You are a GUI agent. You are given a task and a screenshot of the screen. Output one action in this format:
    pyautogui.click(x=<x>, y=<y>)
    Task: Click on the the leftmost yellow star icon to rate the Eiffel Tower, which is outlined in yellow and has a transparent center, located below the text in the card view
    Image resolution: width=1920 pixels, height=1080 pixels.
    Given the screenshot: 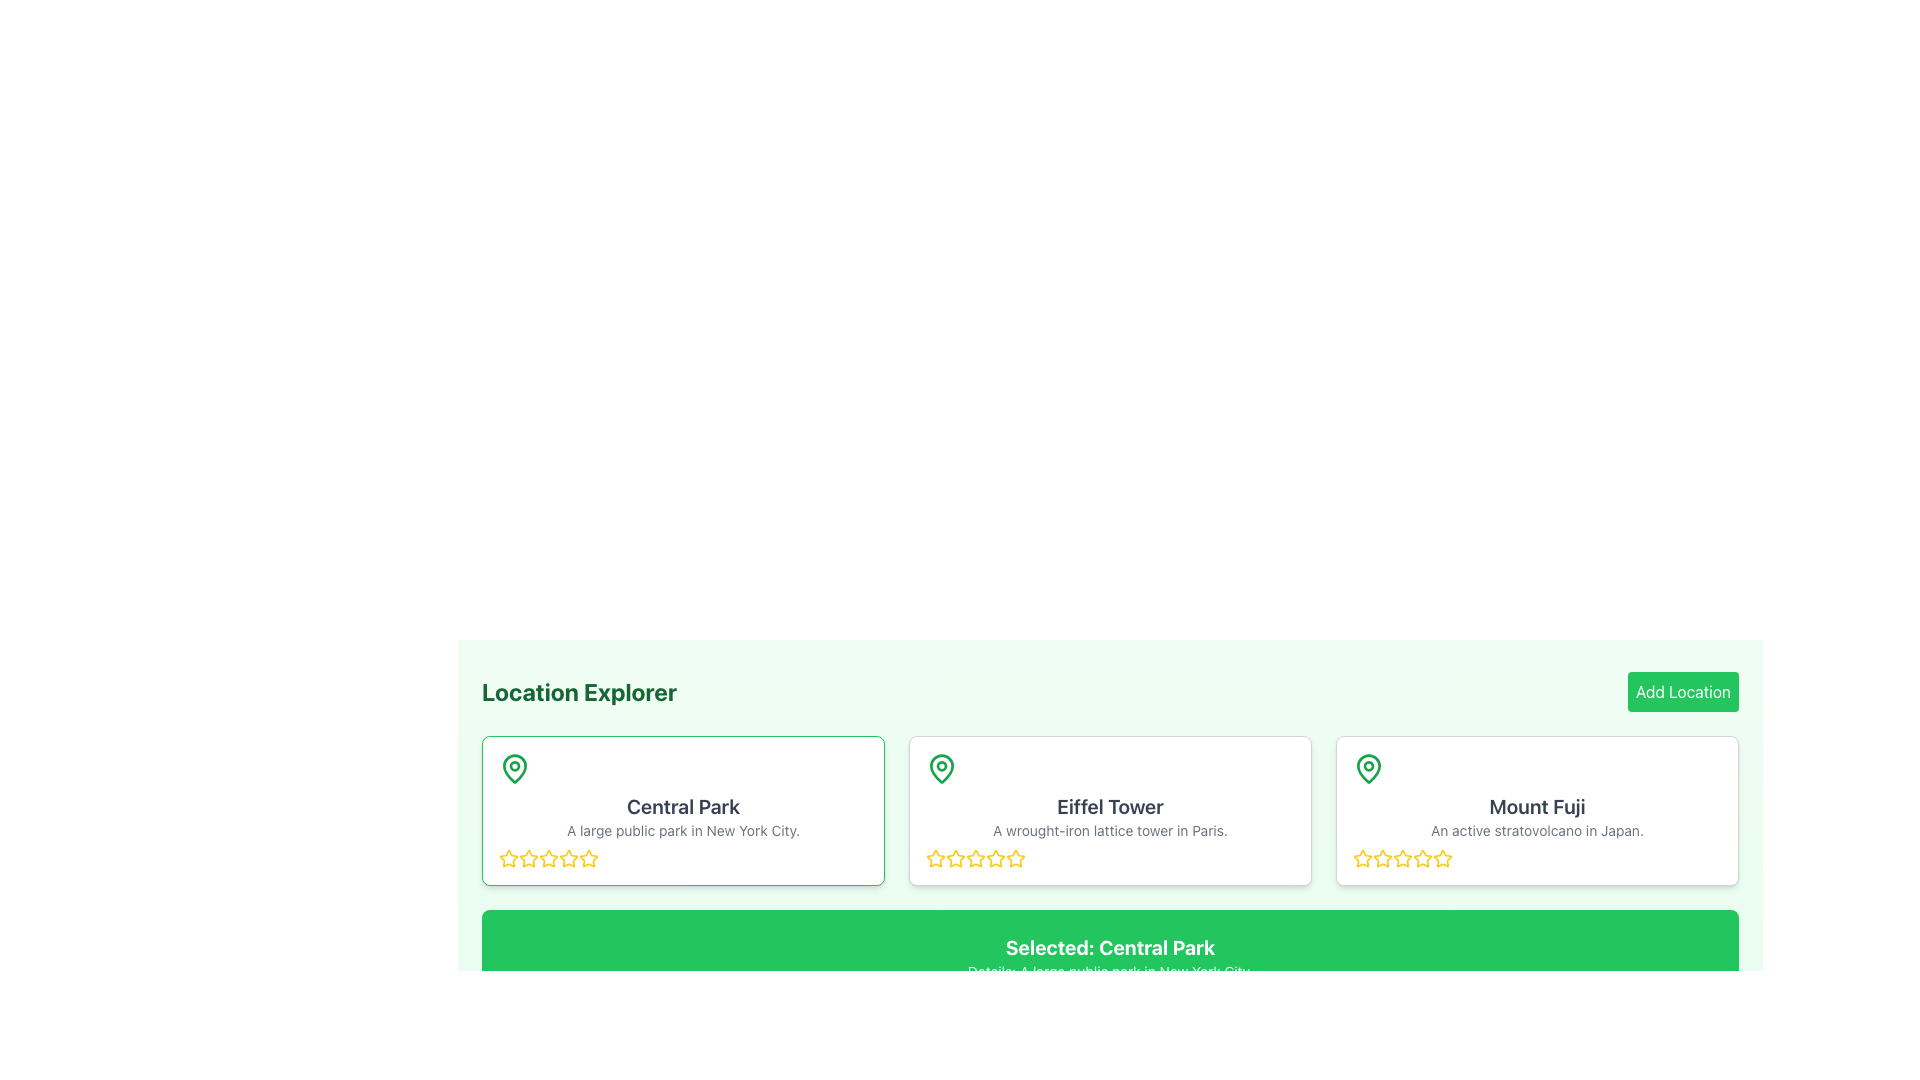 What is the action you would take?
    pyautogui.click(x=935, y=857)
    